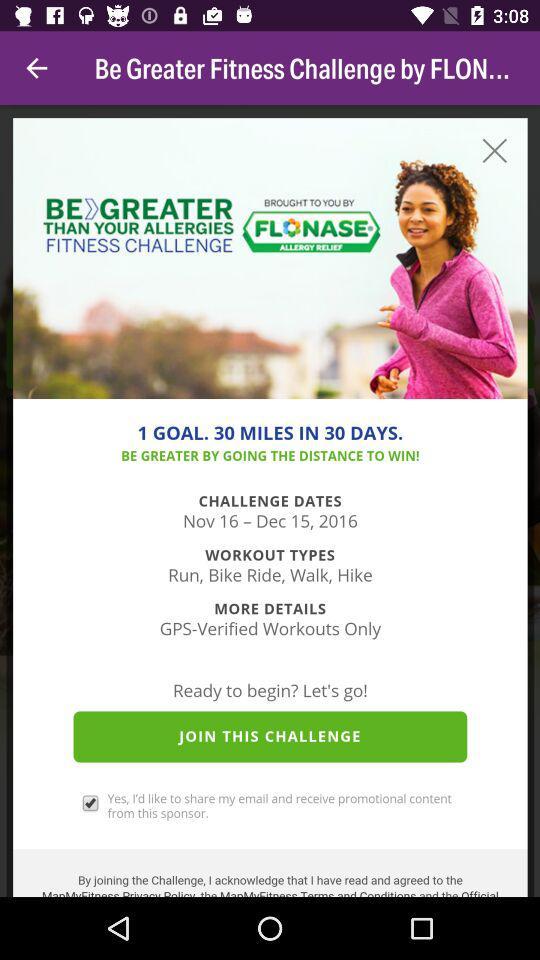 The height and width of the screenshot is (960, 540). What do you see at coordinates (270, 500) in the screenshot?
I see `open a page` at bounding box center [270, 500].